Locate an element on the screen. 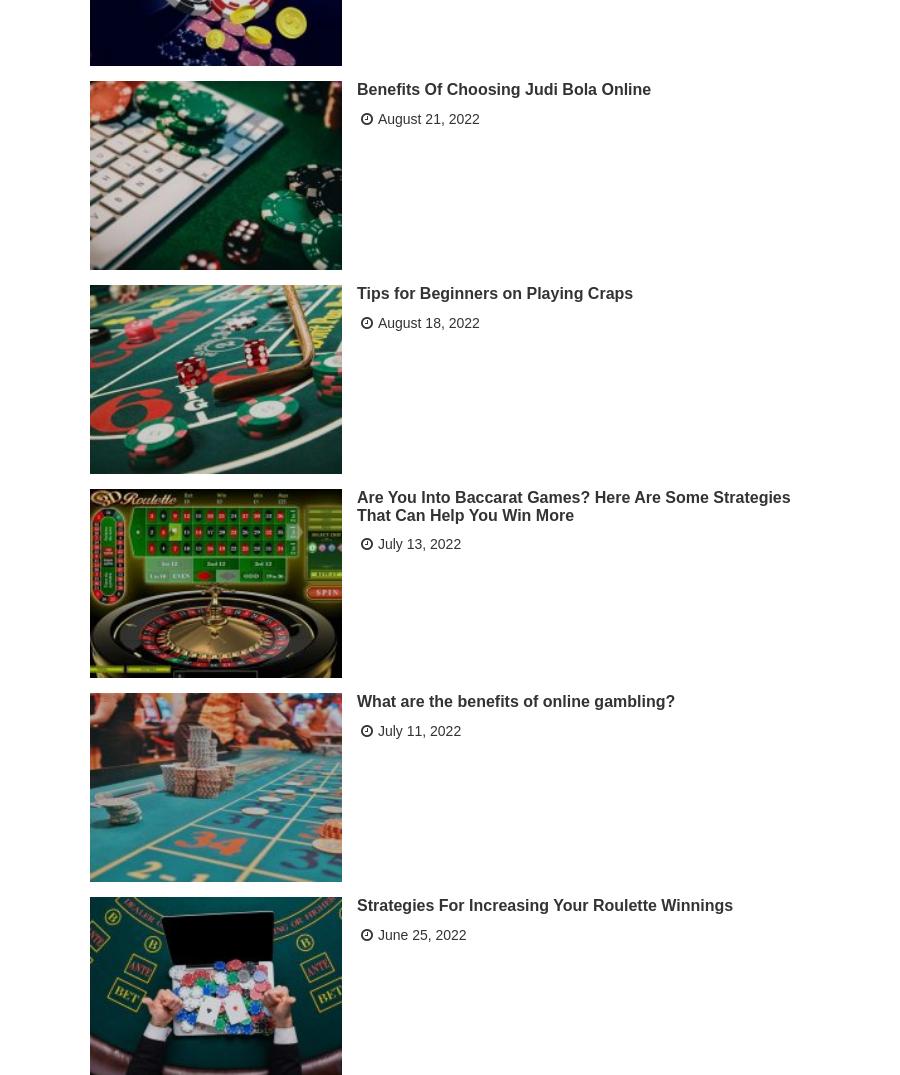 The width and height of the screenshot is (900, 1075). 'Tips for Beginners on Playing Craps' is located at coordinates (494, 292).